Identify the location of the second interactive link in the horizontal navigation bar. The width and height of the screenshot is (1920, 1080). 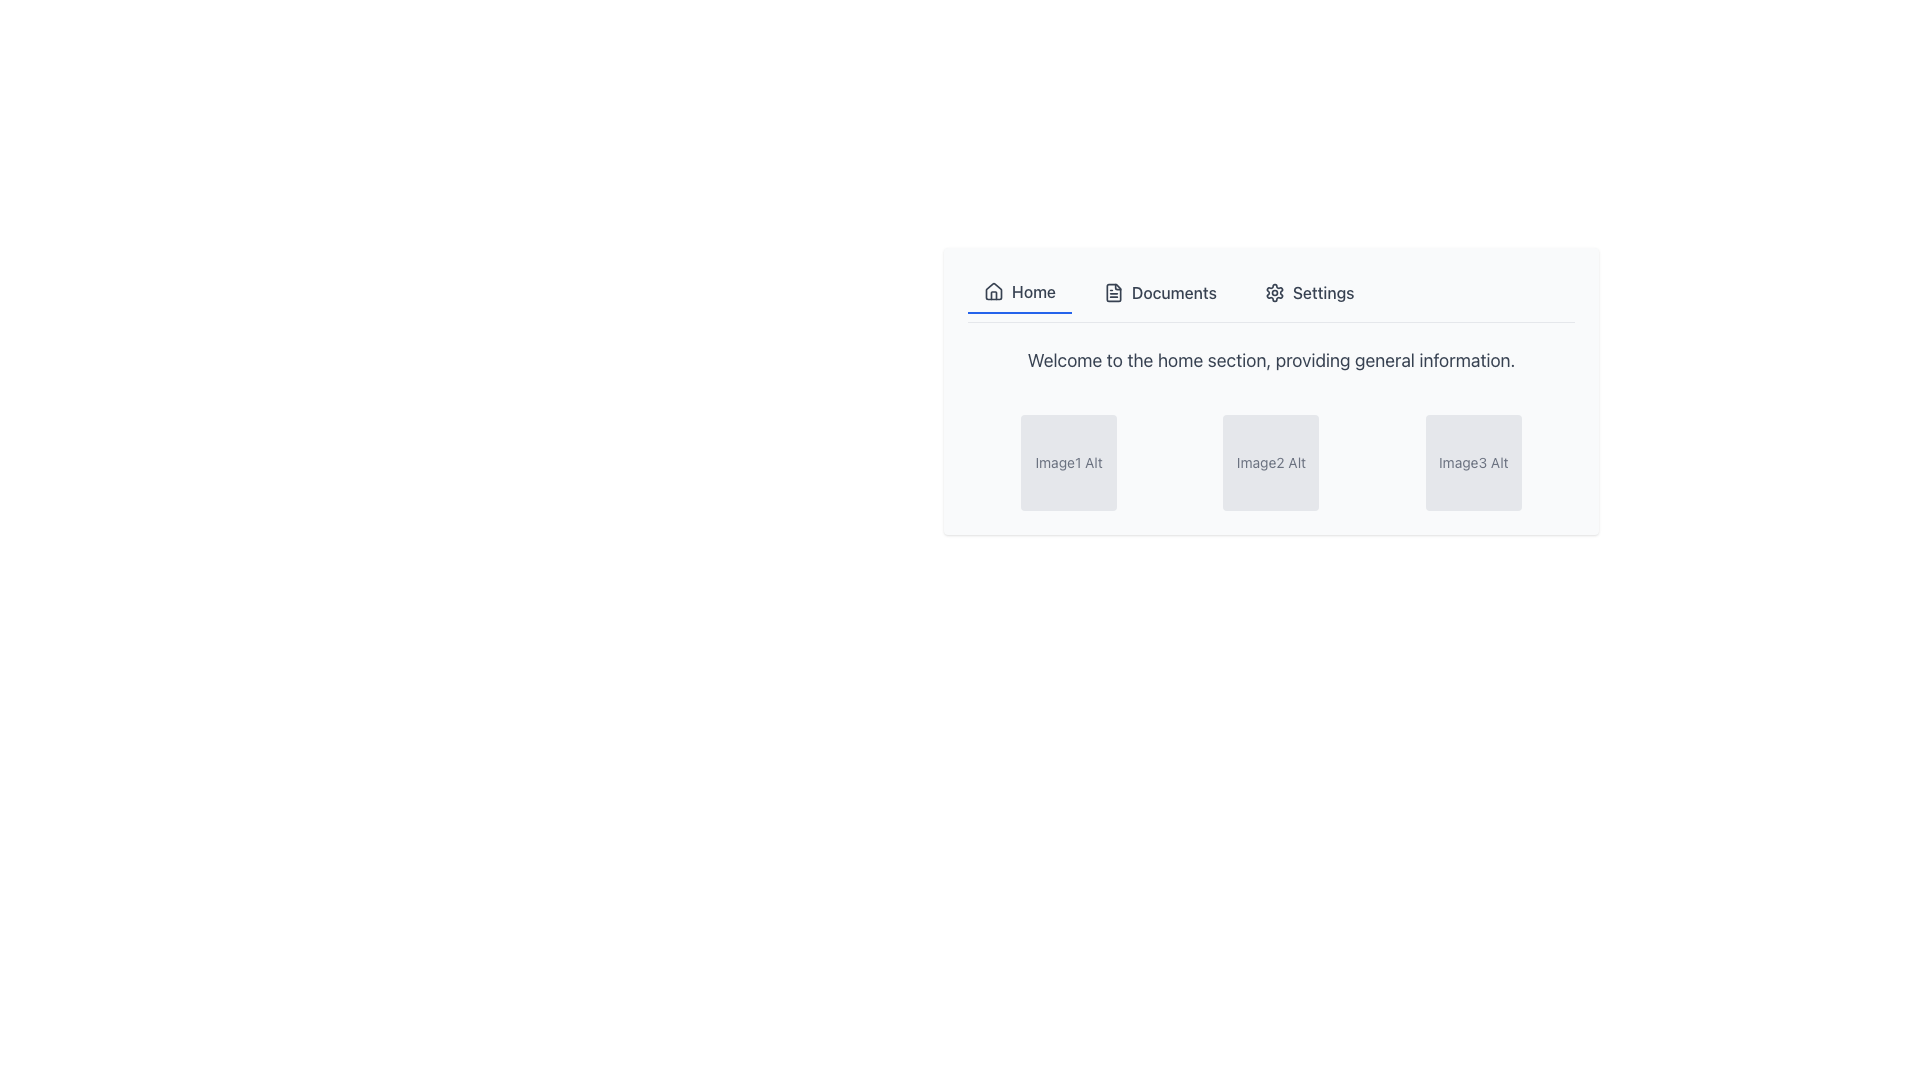
(1160, 293).